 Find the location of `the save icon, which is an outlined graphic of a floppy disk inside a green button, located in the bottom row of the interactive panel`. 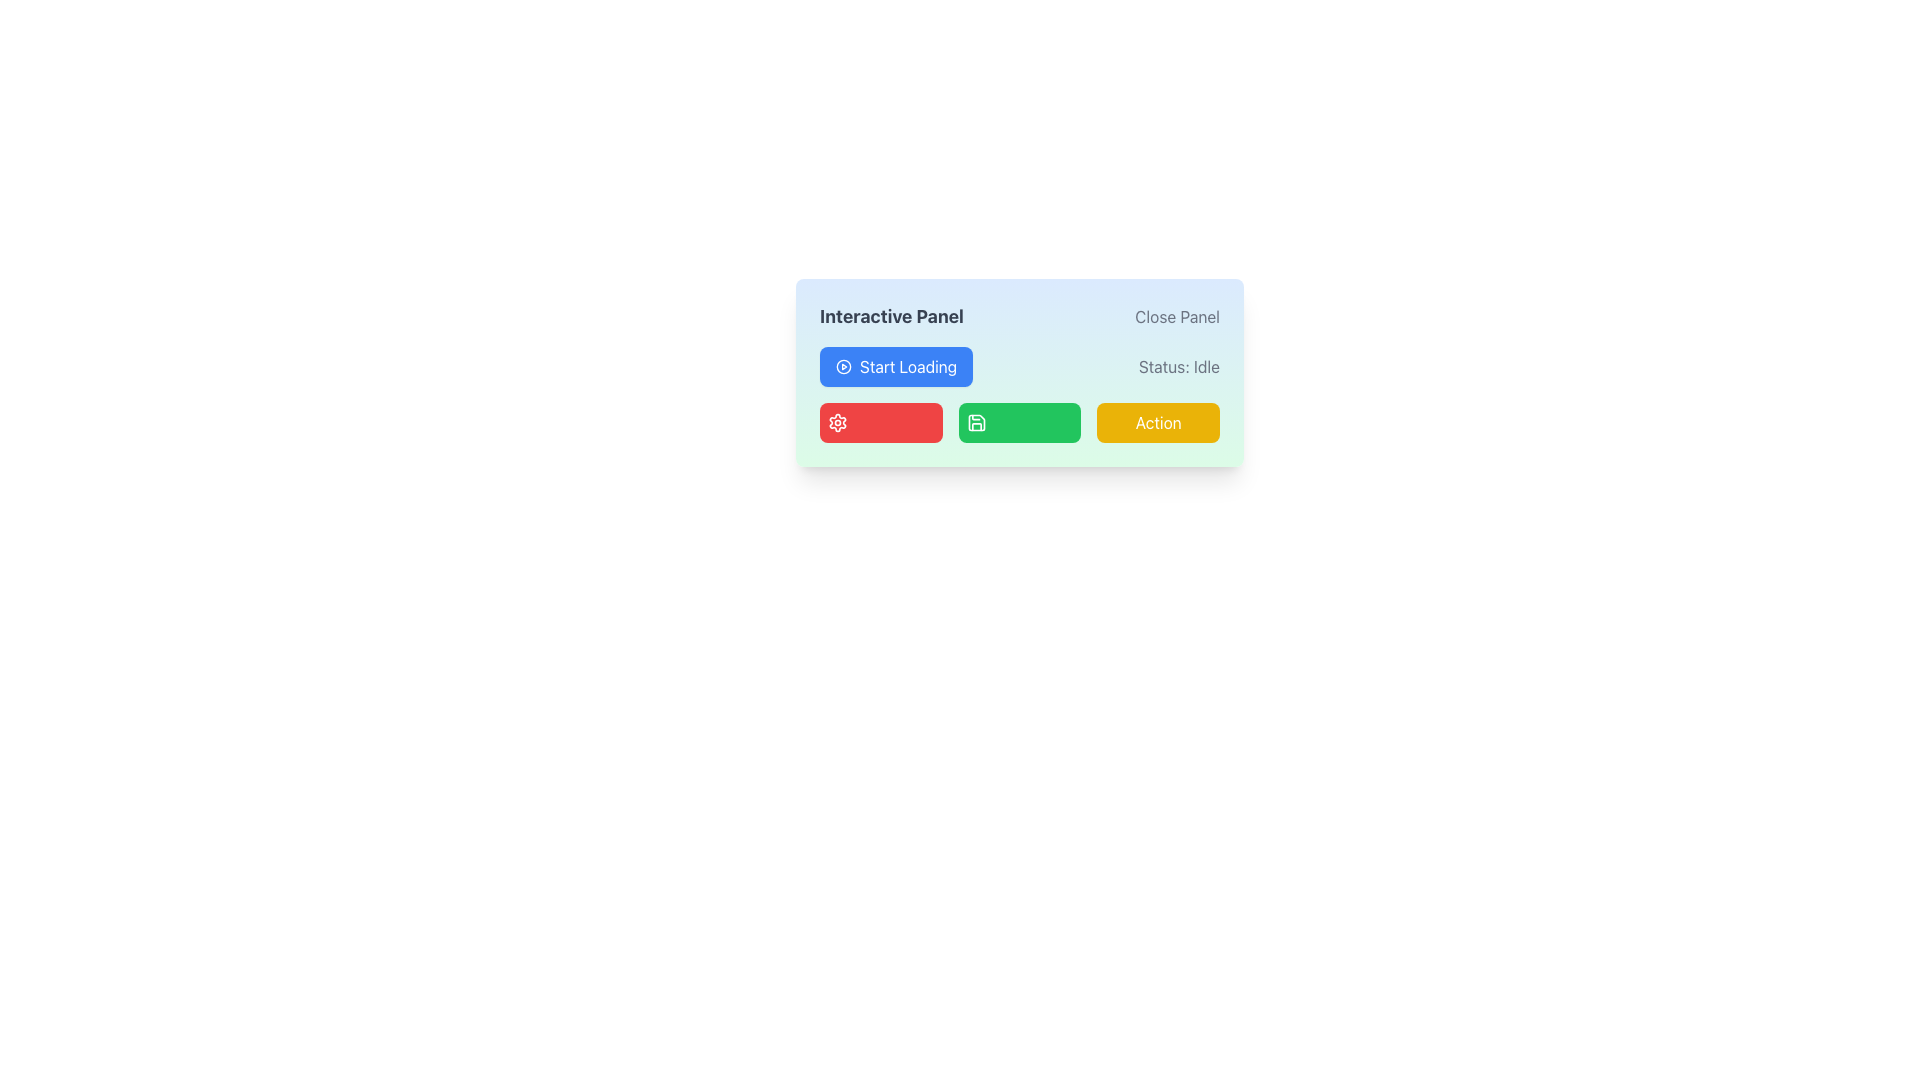

the save icon, which is an outlined graphic of a floppy disk inside a green button, located in the bottom row of the interactive panel is located at coordinates (976, 422).